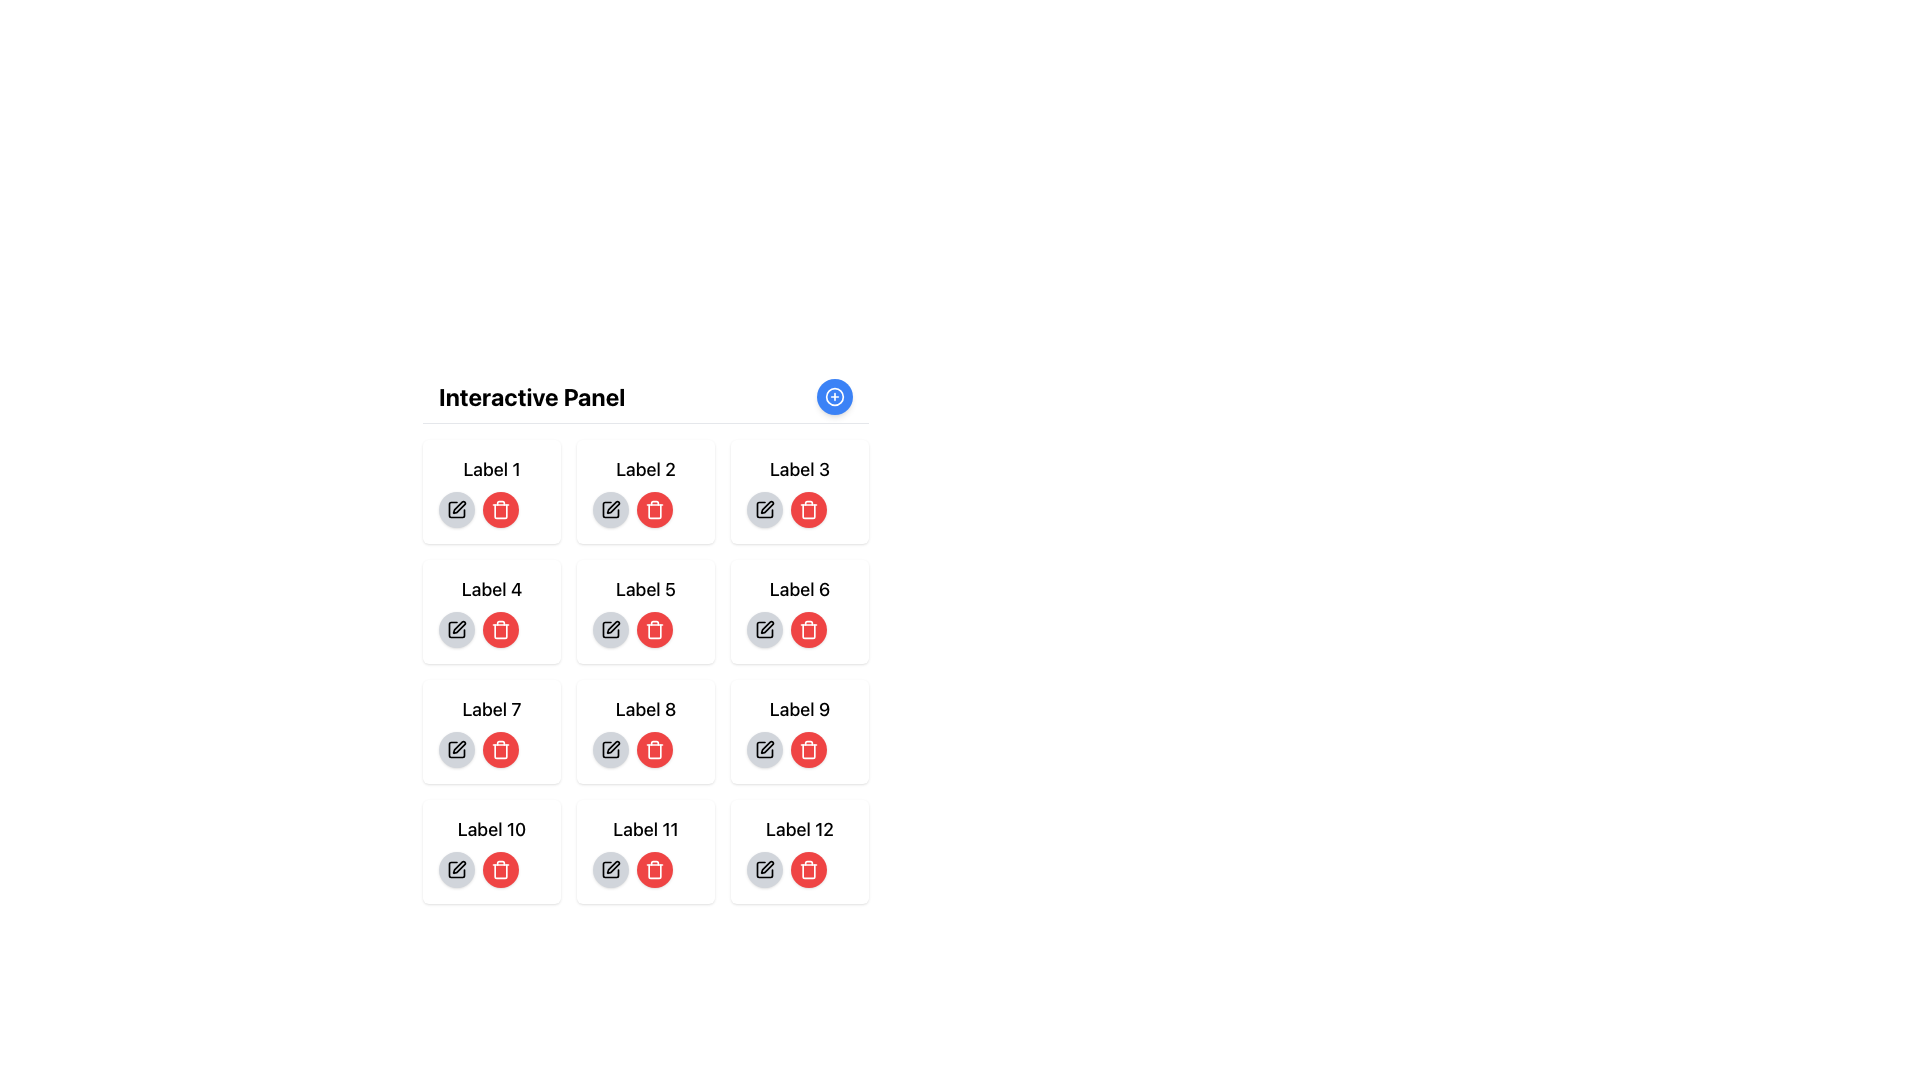 The image size is (1920, 1080). What do you see at coordinates (763, 508) in the screenshot?
I see `the circular edit button with a light gray background and pen icon located in the third cell of the top row beneath the label 'Interactive Panel'` at bounding box center [763, 508].